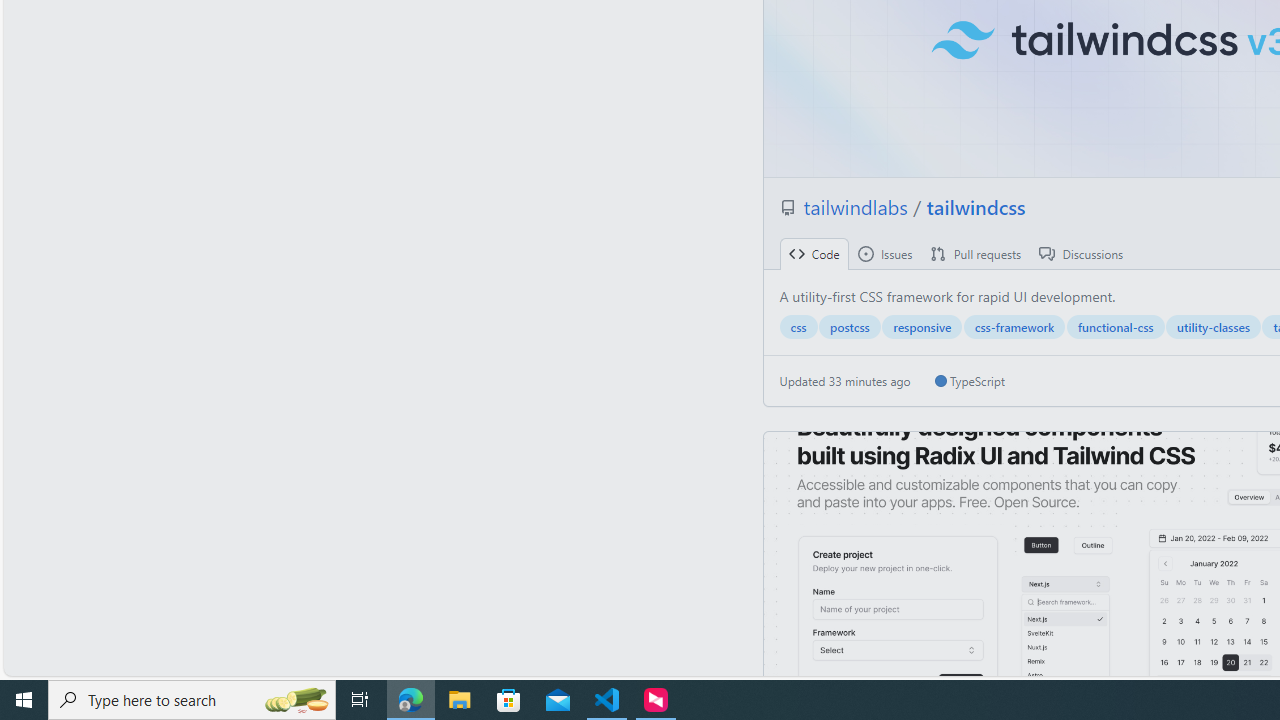  I want to click on ' Code', so click(814, 253).